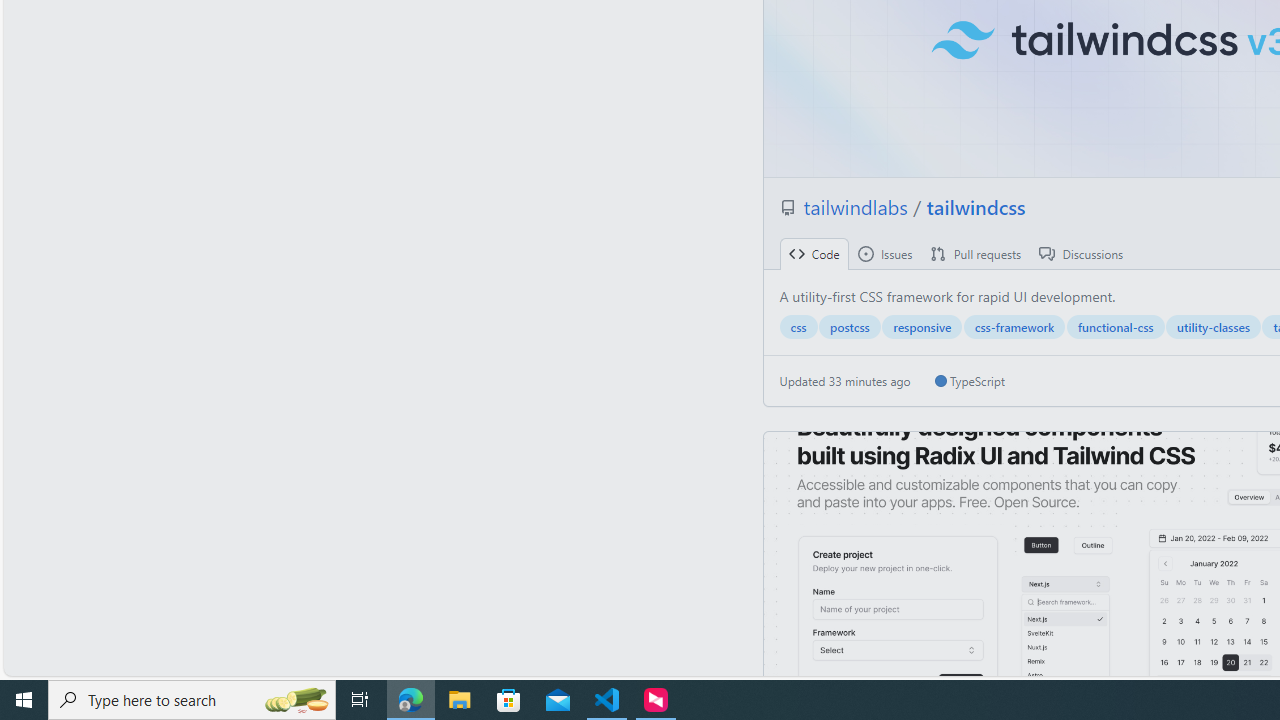  I want to click on ' Code', so click(814, 253).